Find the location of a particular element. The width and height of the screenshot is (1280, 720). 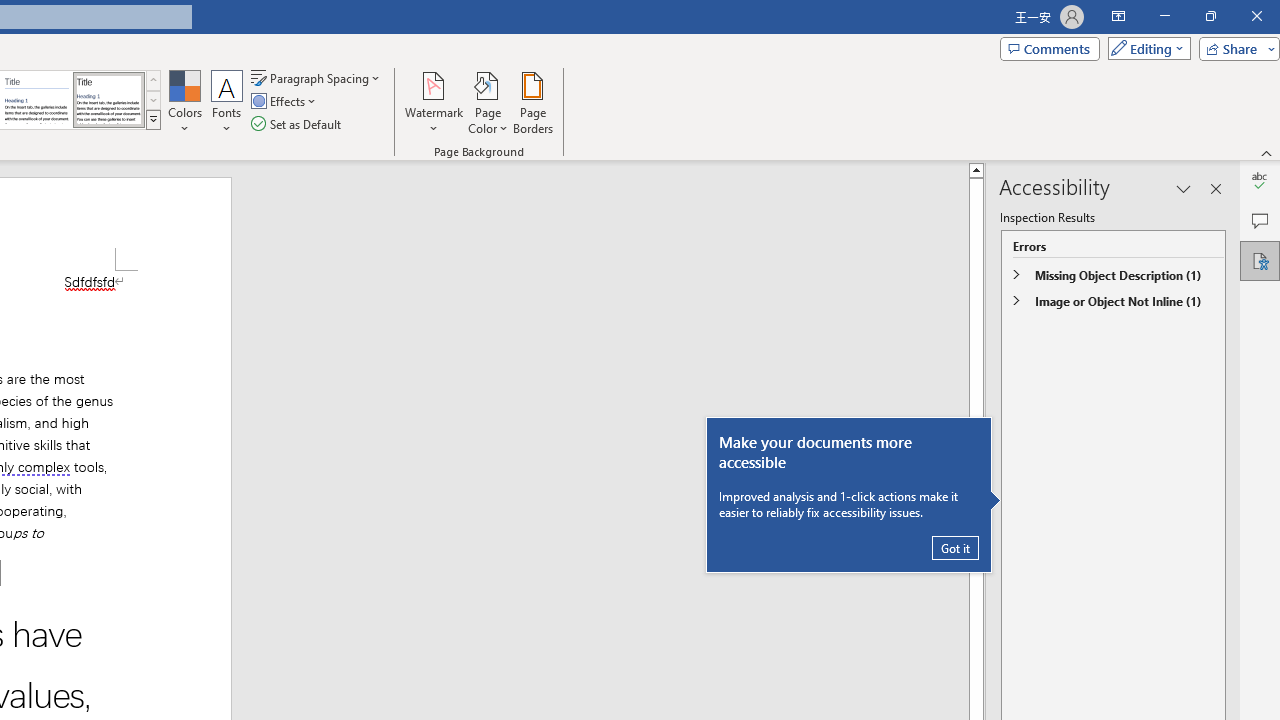

'Watermark' is located at coordinates (433, 103).